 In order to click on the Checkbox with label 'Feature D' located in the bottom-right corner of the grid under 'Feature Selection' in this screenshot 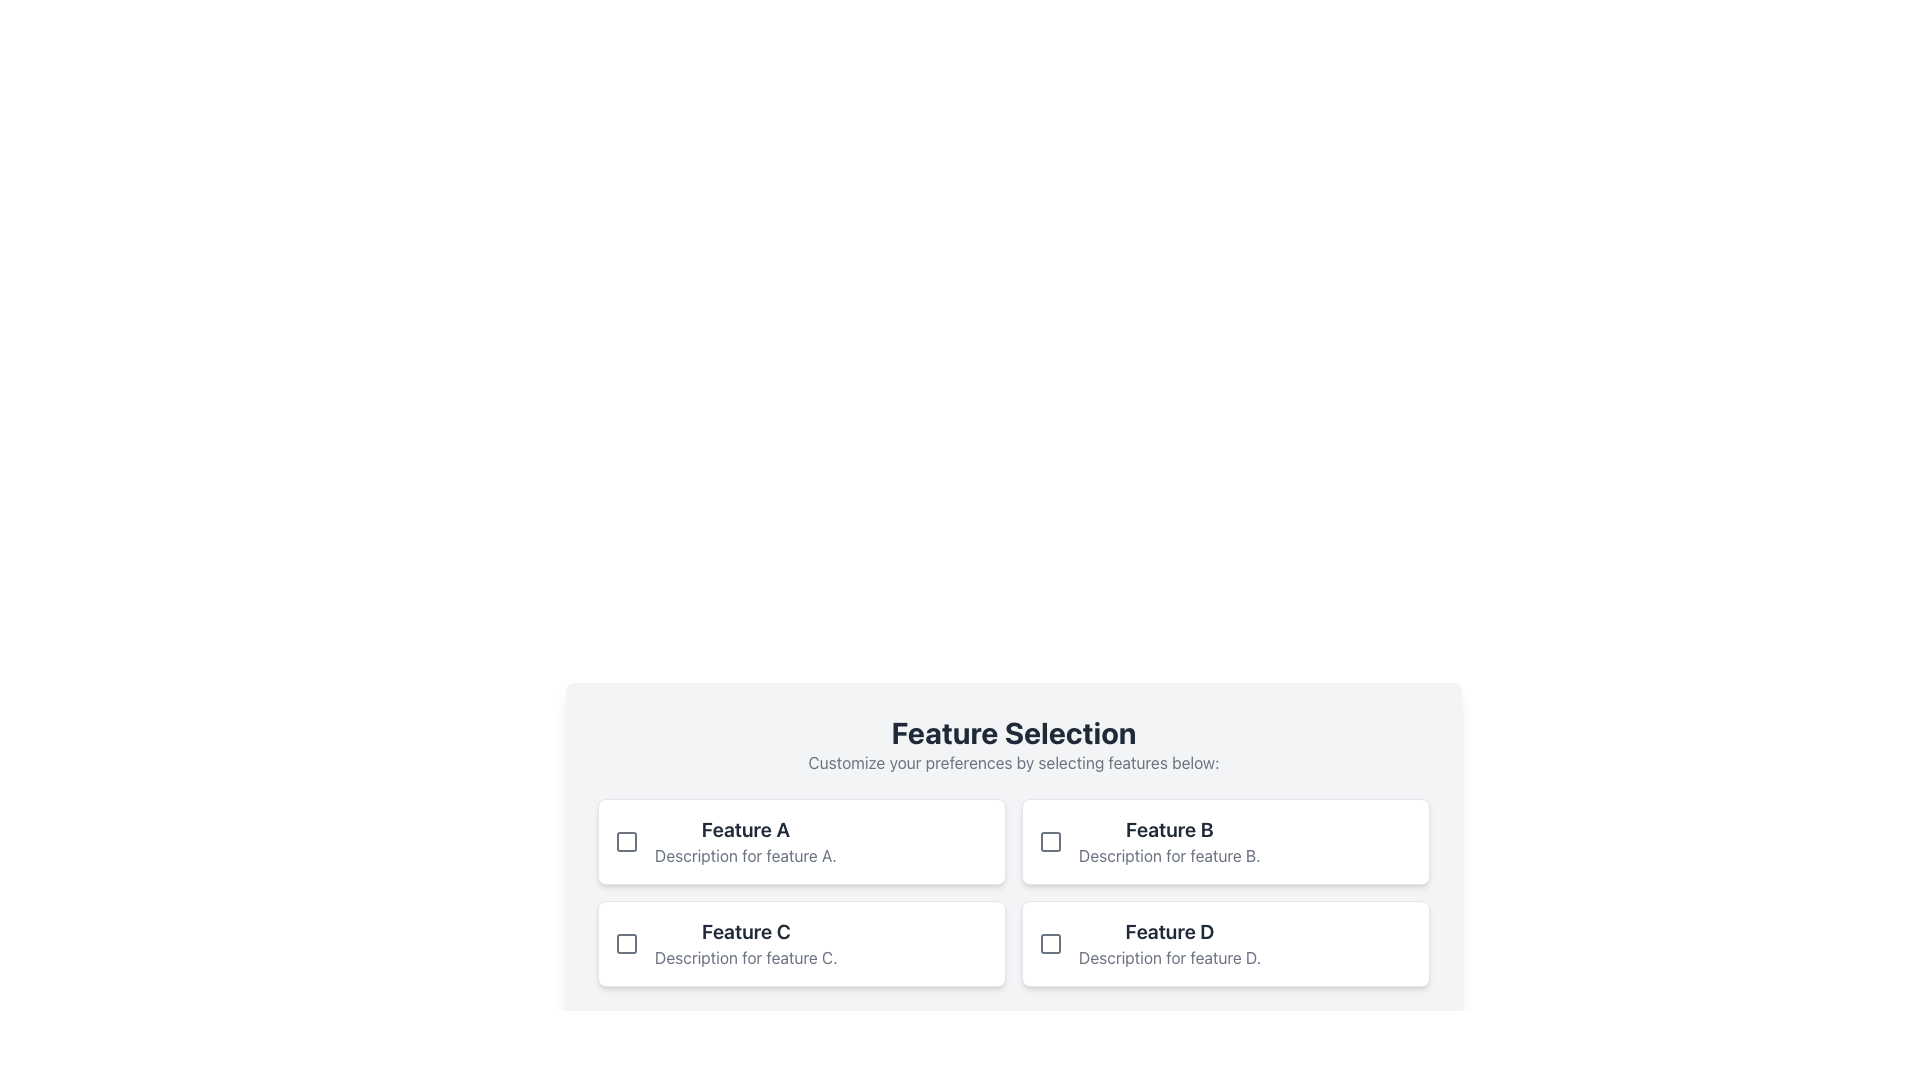, I will do `click(1224, 944)`.